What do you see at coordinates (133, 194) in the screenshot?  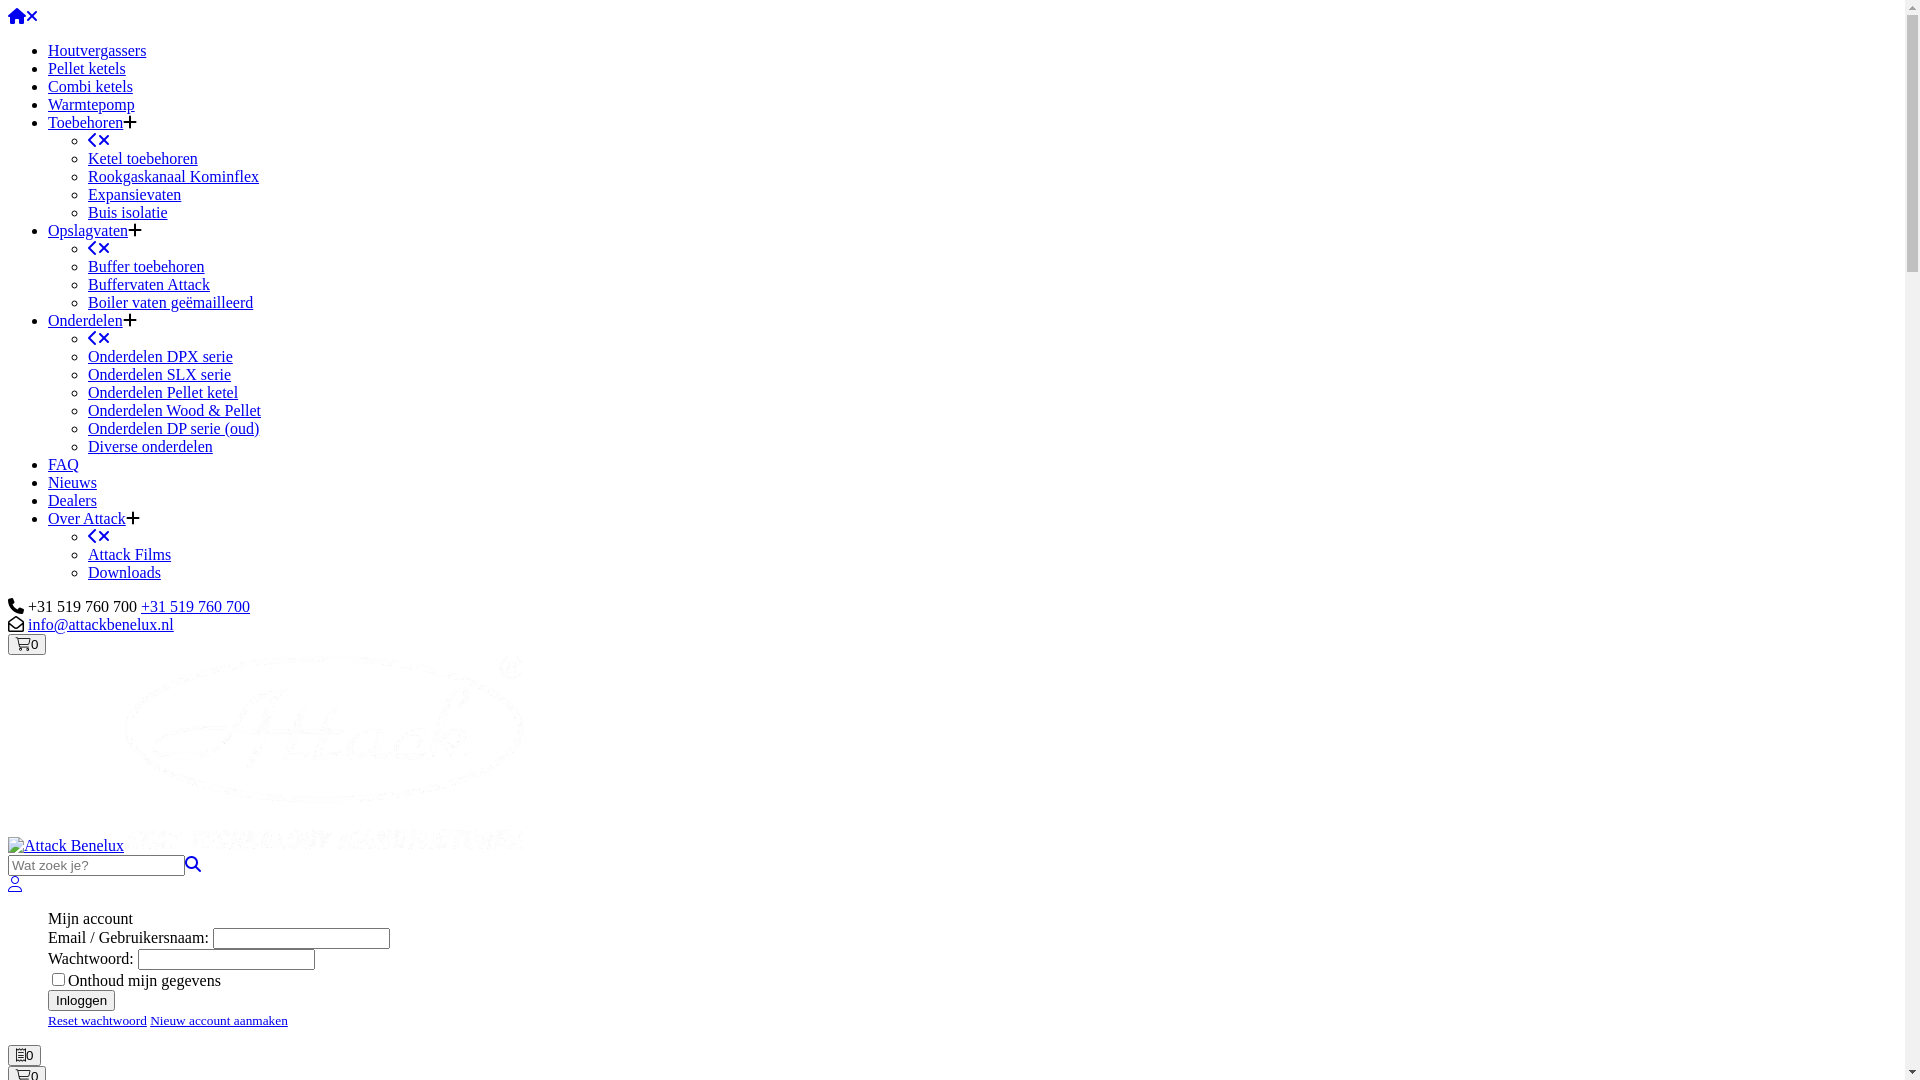 I see `'Expansievaten'` at bounding box center [133, 194].